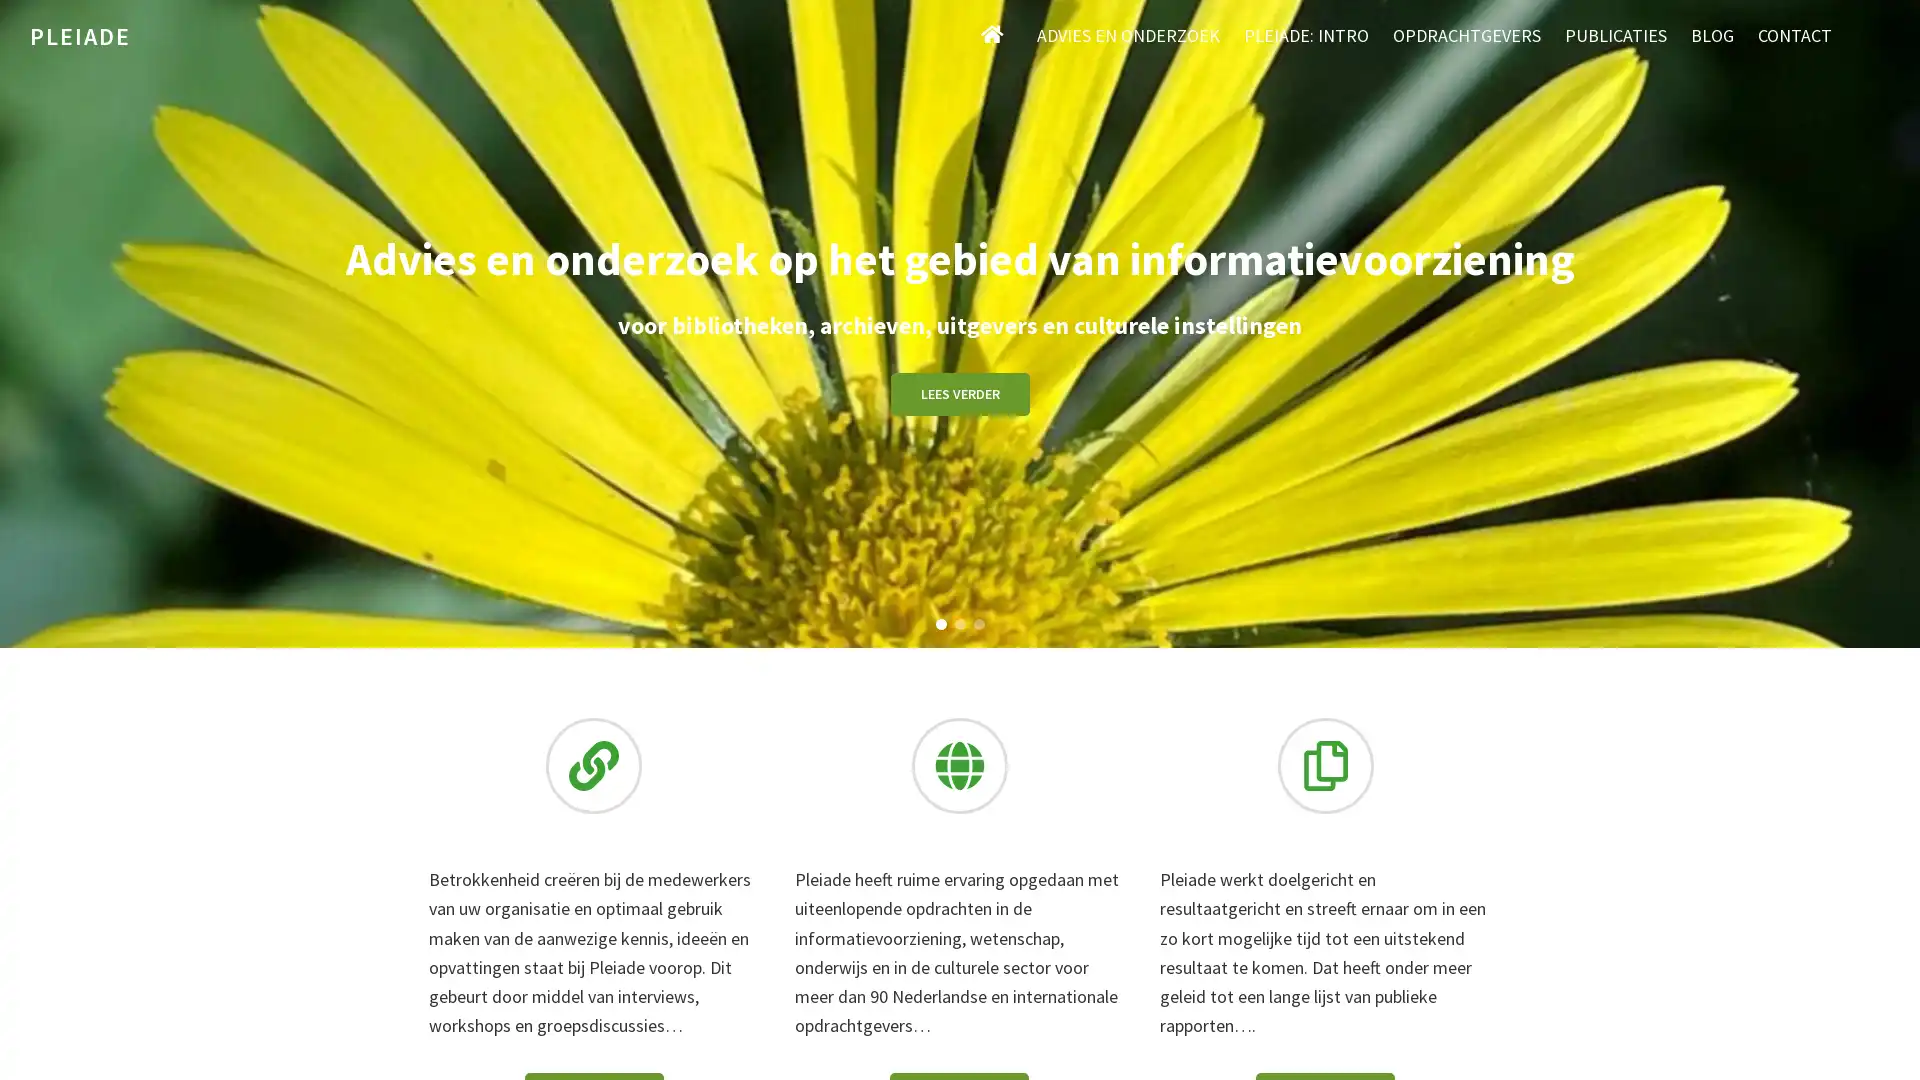 This screenshot has height=1080, width=1920. What do you see at coordinates (958, 622) in the screenshot?
I see `Go to slide 2` at bounding box center [958, 622].